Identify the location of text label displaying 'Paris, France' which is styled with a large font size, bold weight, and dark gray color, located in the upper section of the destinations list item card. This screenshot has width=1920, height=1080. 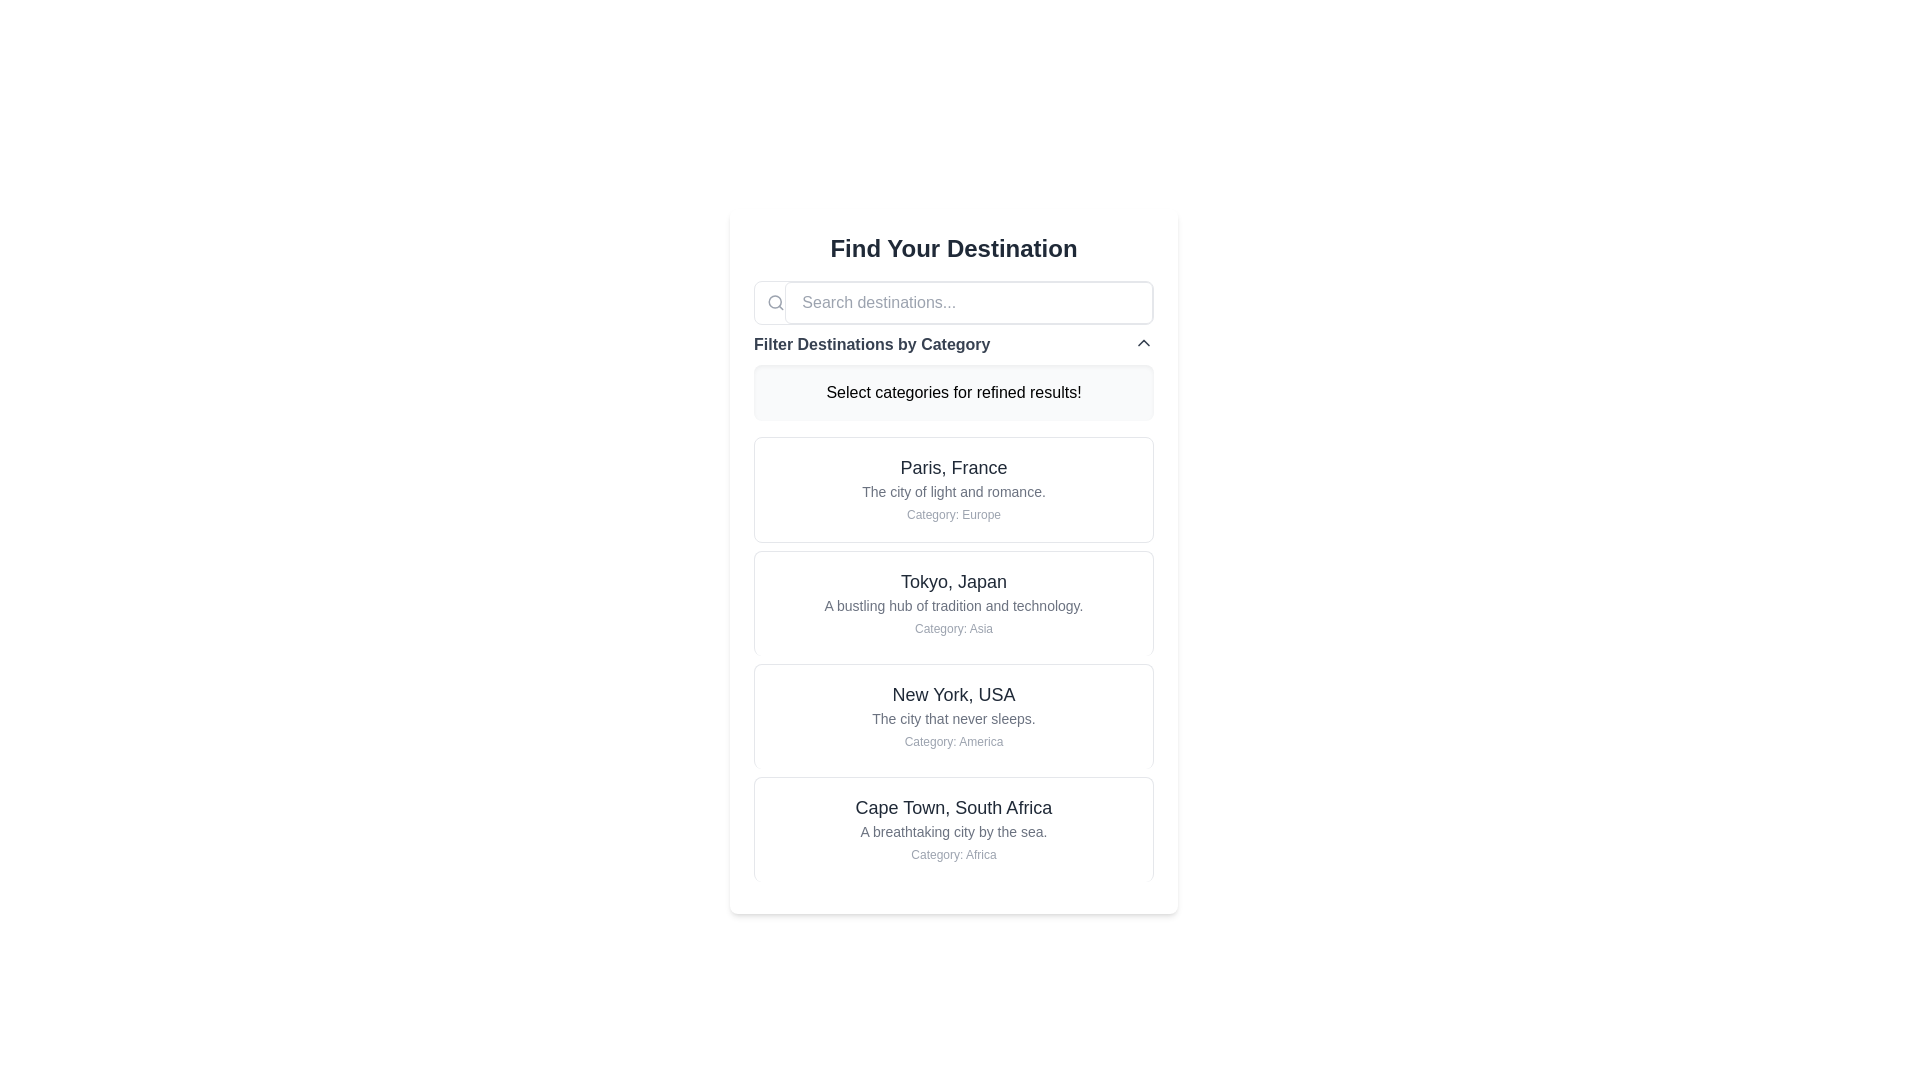
(953, 467).